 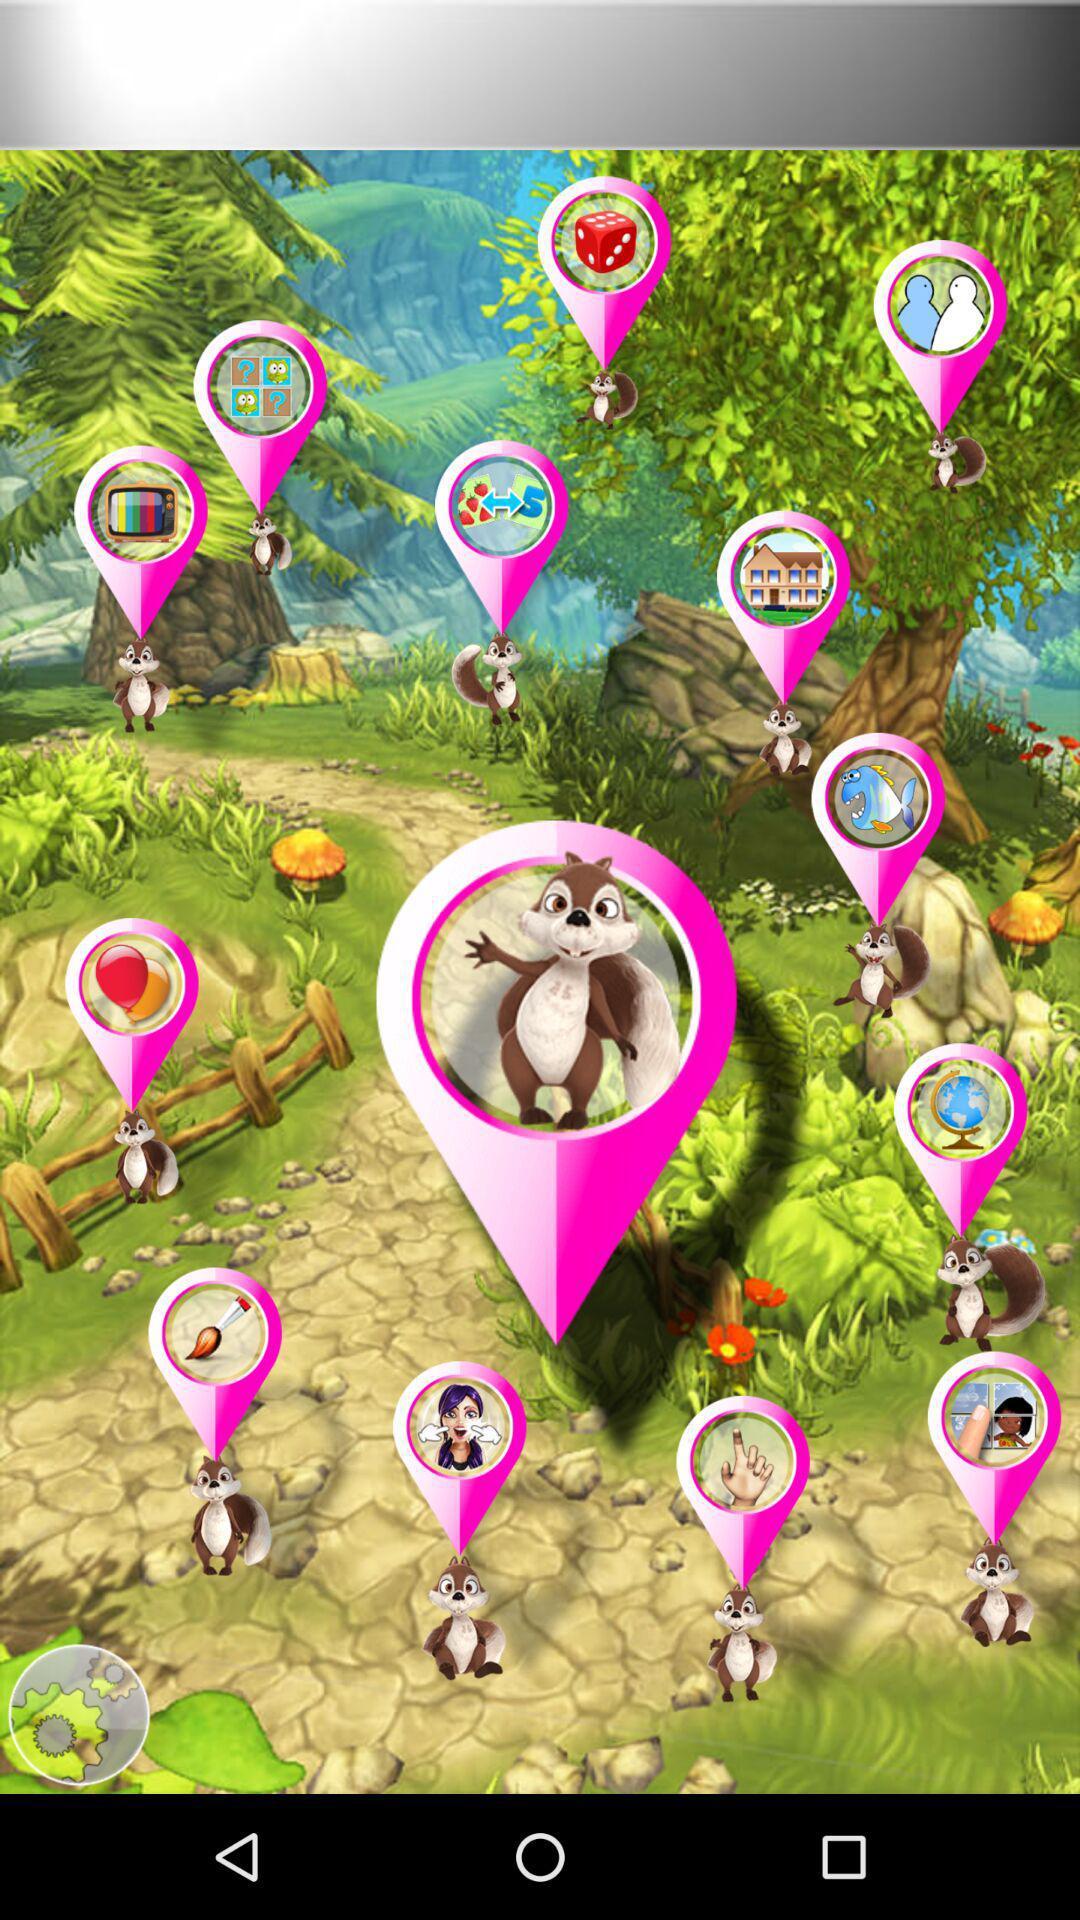 I want to click on the squirrel, so click(x=975, y=1206).